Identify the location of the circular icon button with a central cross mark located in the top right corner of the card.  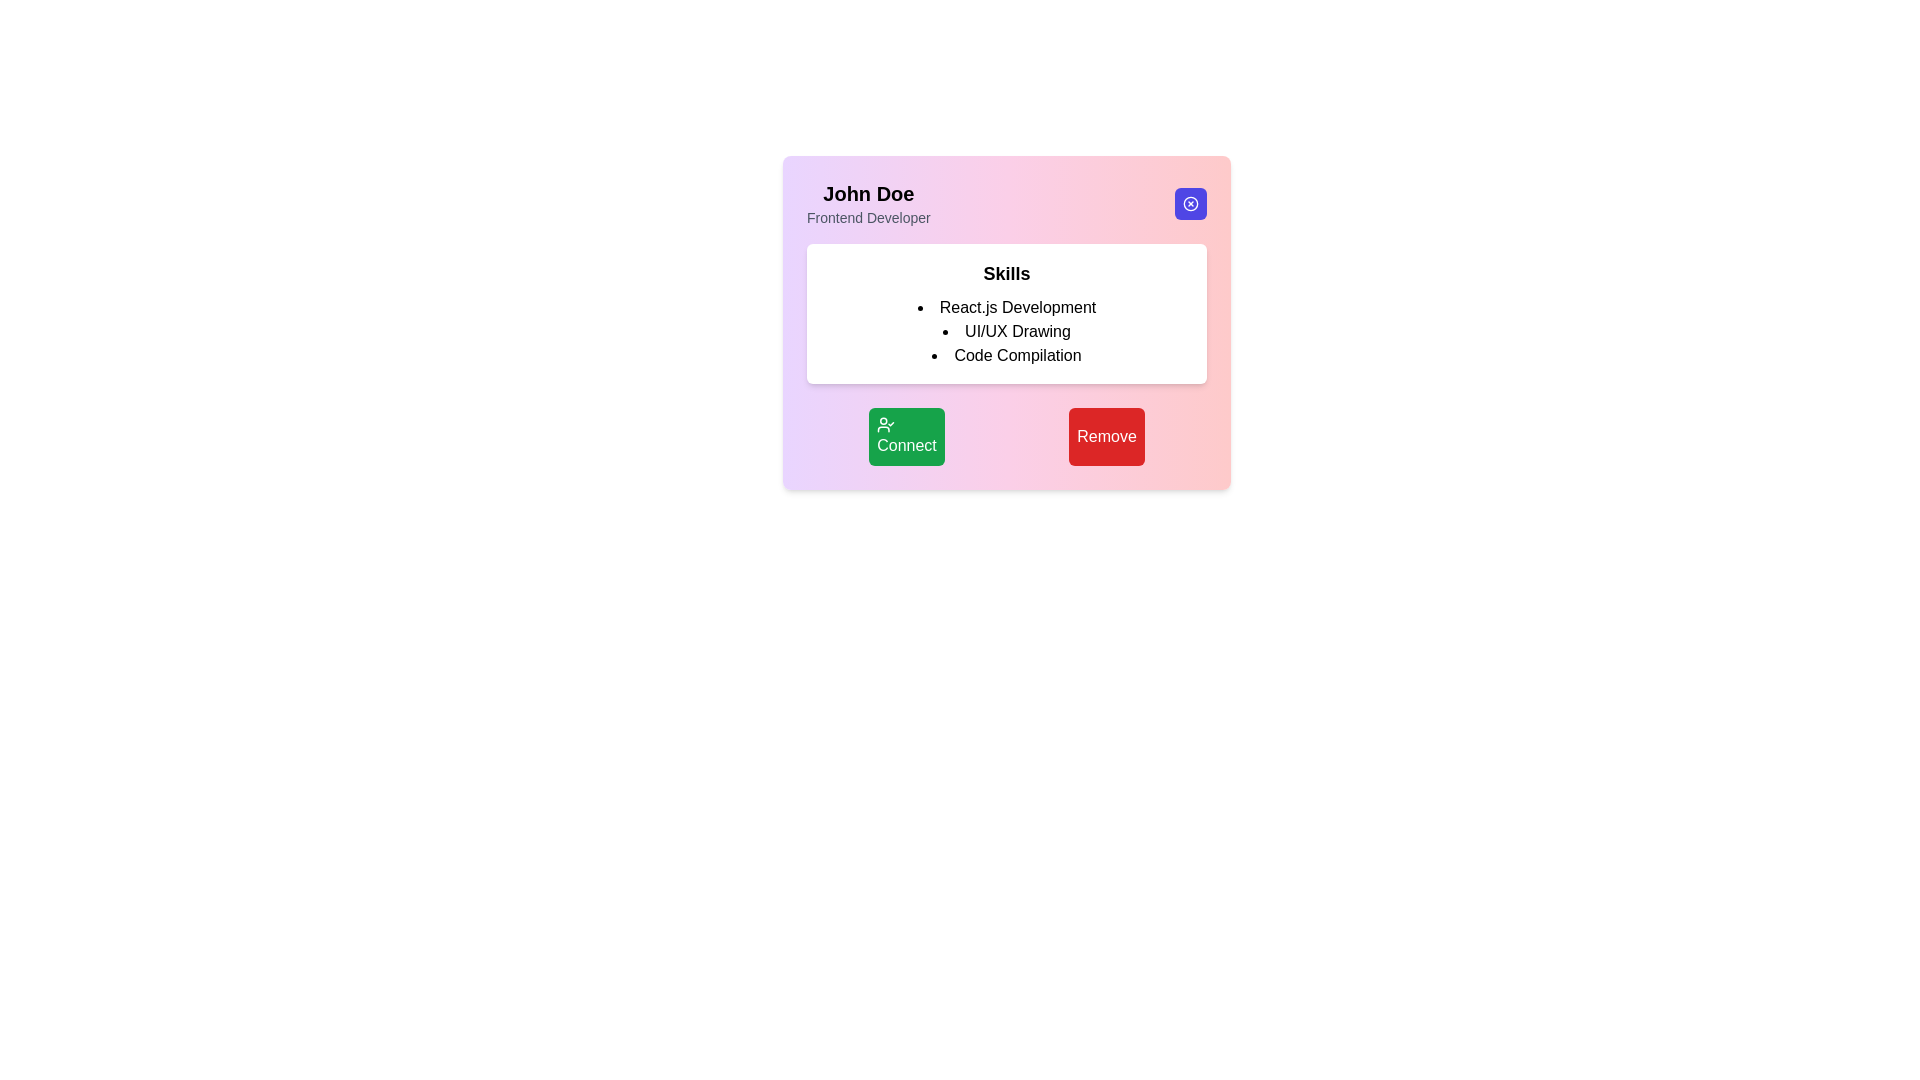
(1190, 204).